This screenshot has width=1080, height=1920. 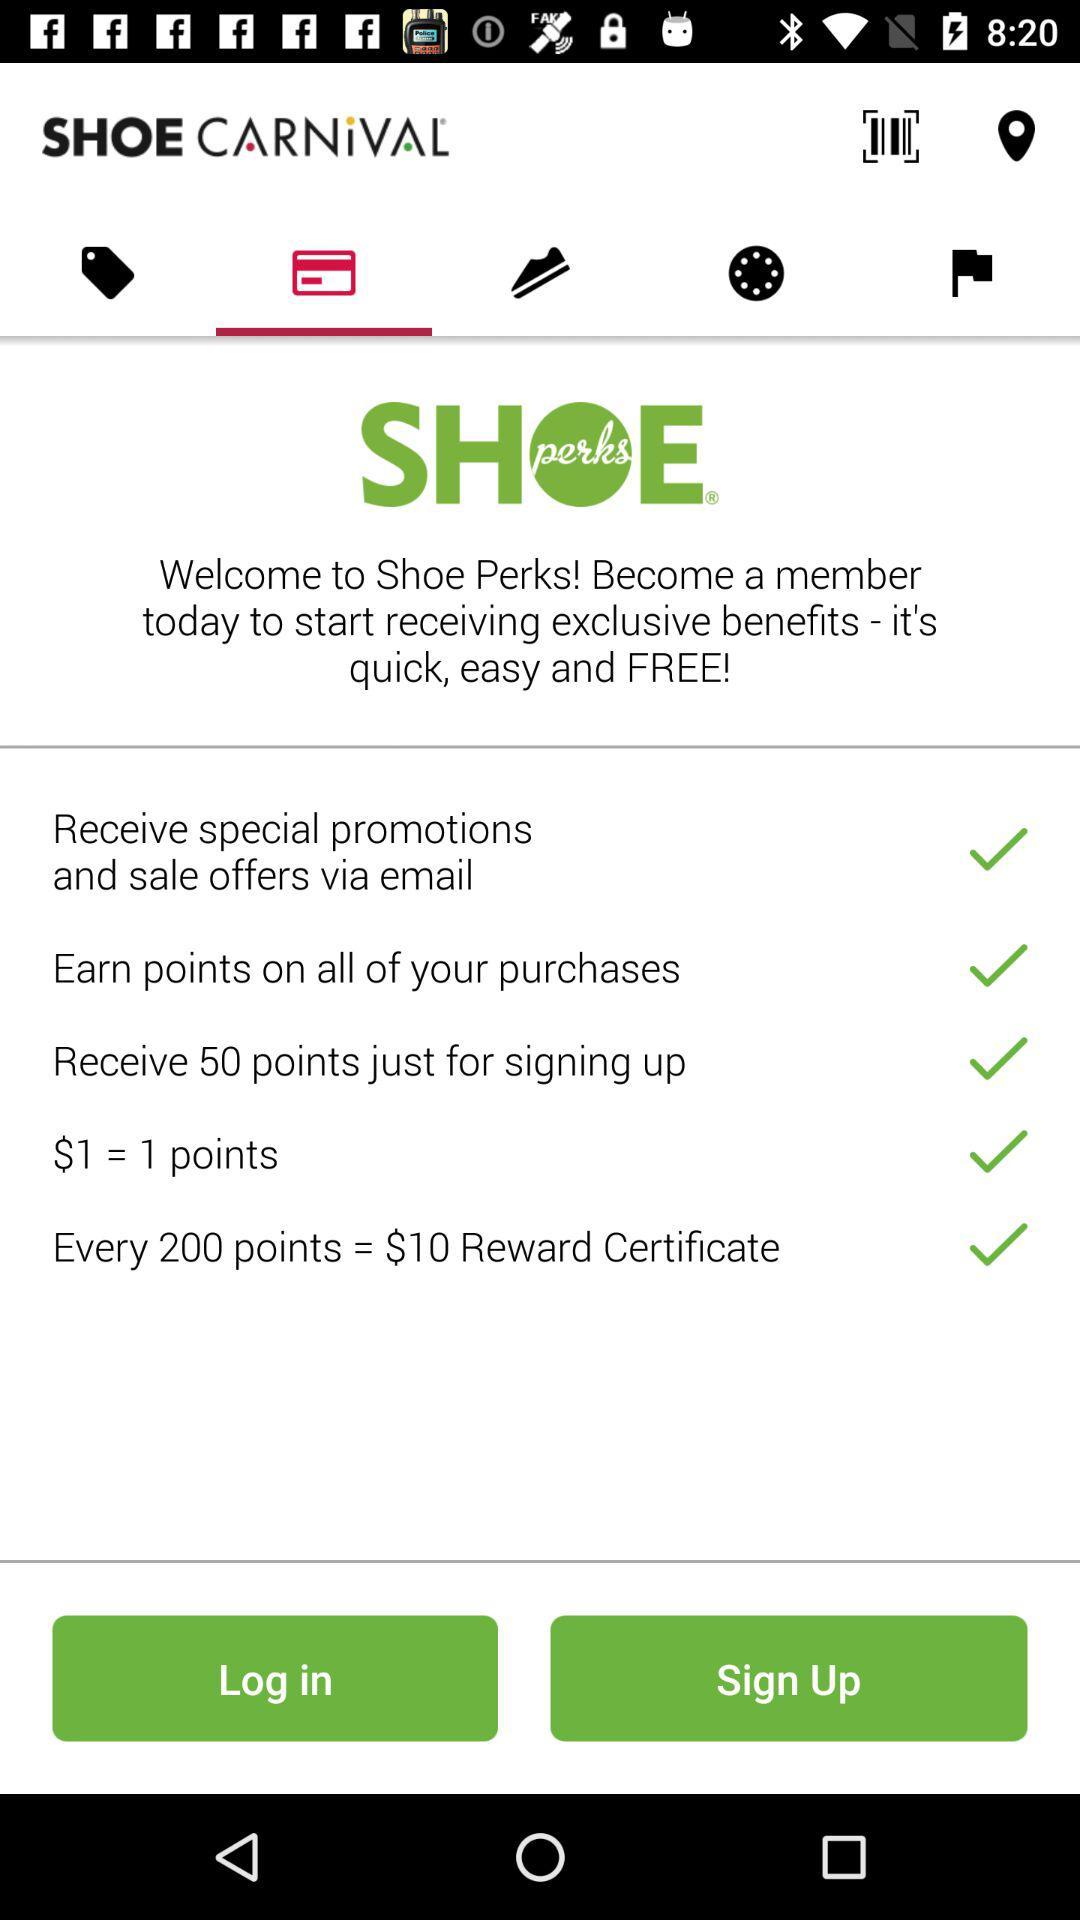 What do you see at coordinates (788, 1679) in the screenshot?
I see `the button which is to the right side of the login` at bounding box center [788, 1679].